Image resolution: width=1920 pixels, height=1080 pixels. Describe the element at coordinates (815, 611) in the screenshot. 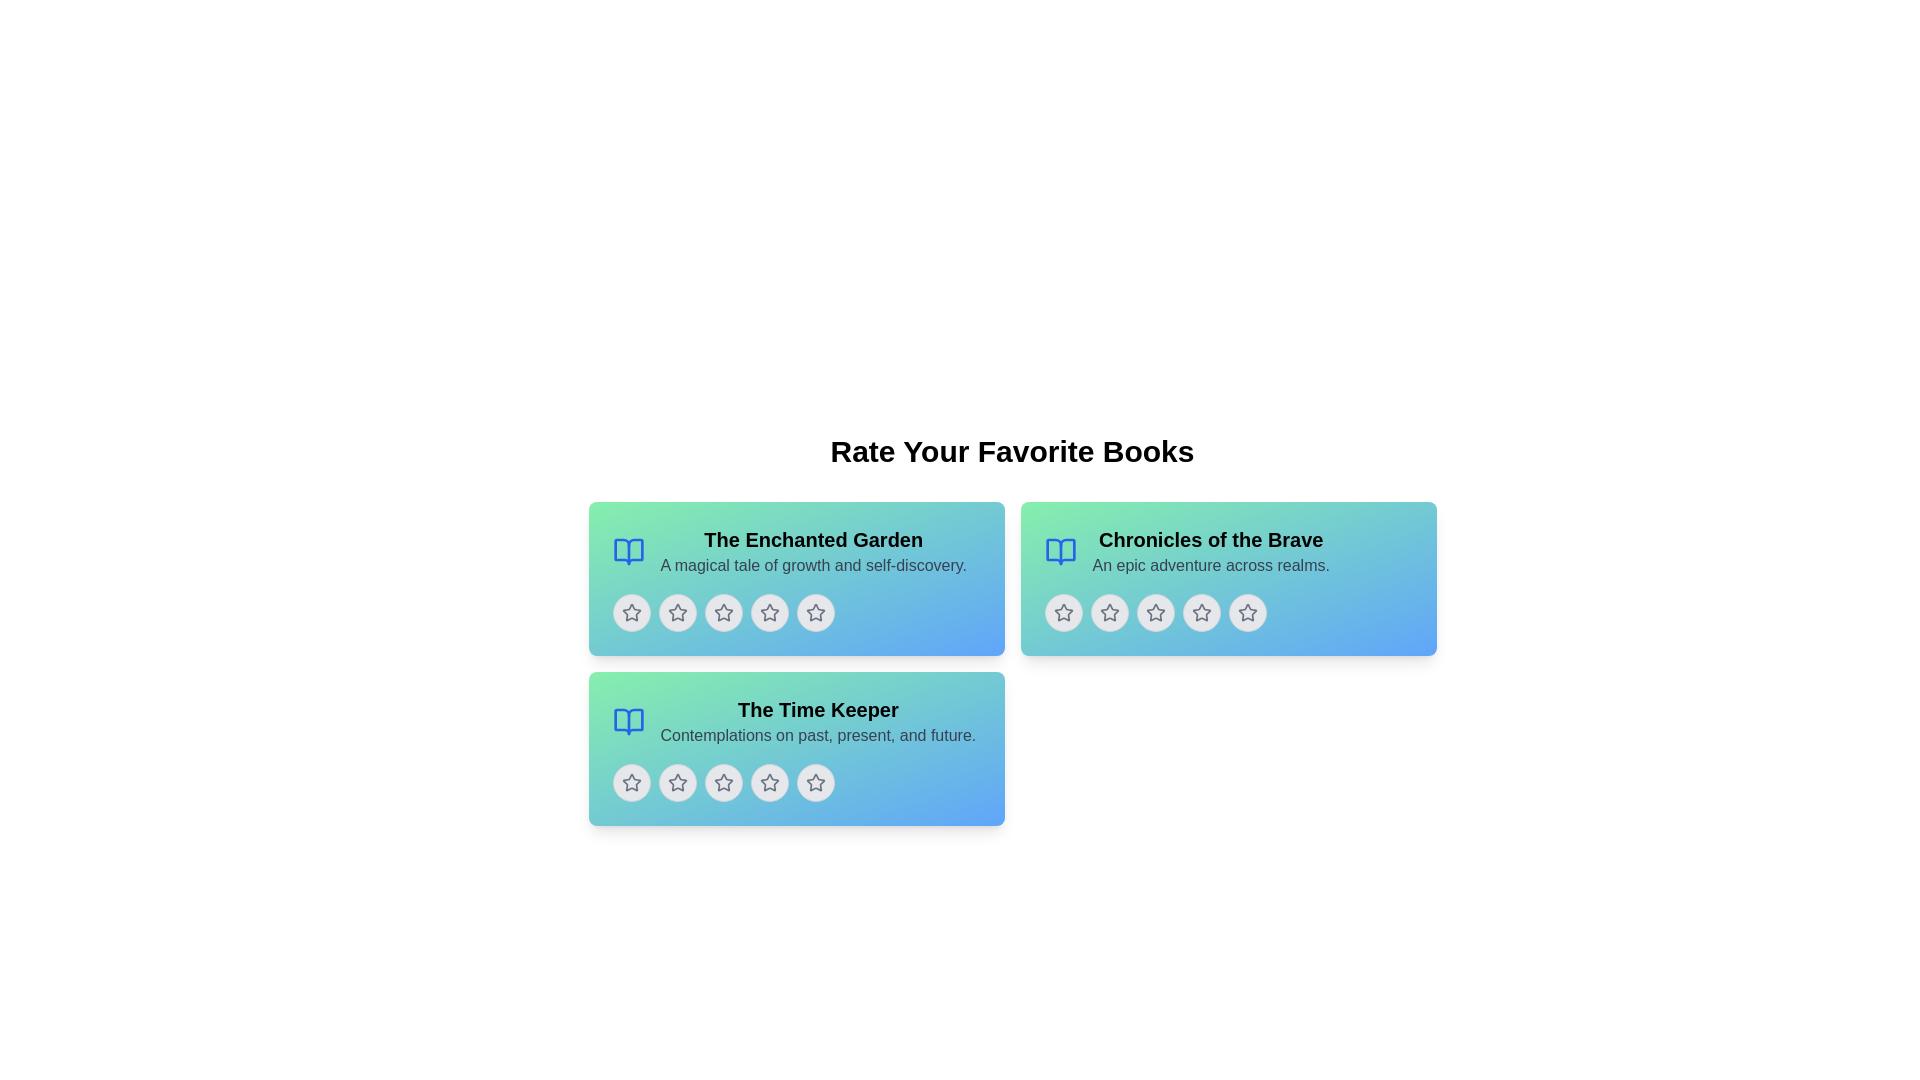

I see `the second star-shaped rating icon in the row of five stars located in the bottom section of the card titled 'The Enchanted Garden'` at that location.